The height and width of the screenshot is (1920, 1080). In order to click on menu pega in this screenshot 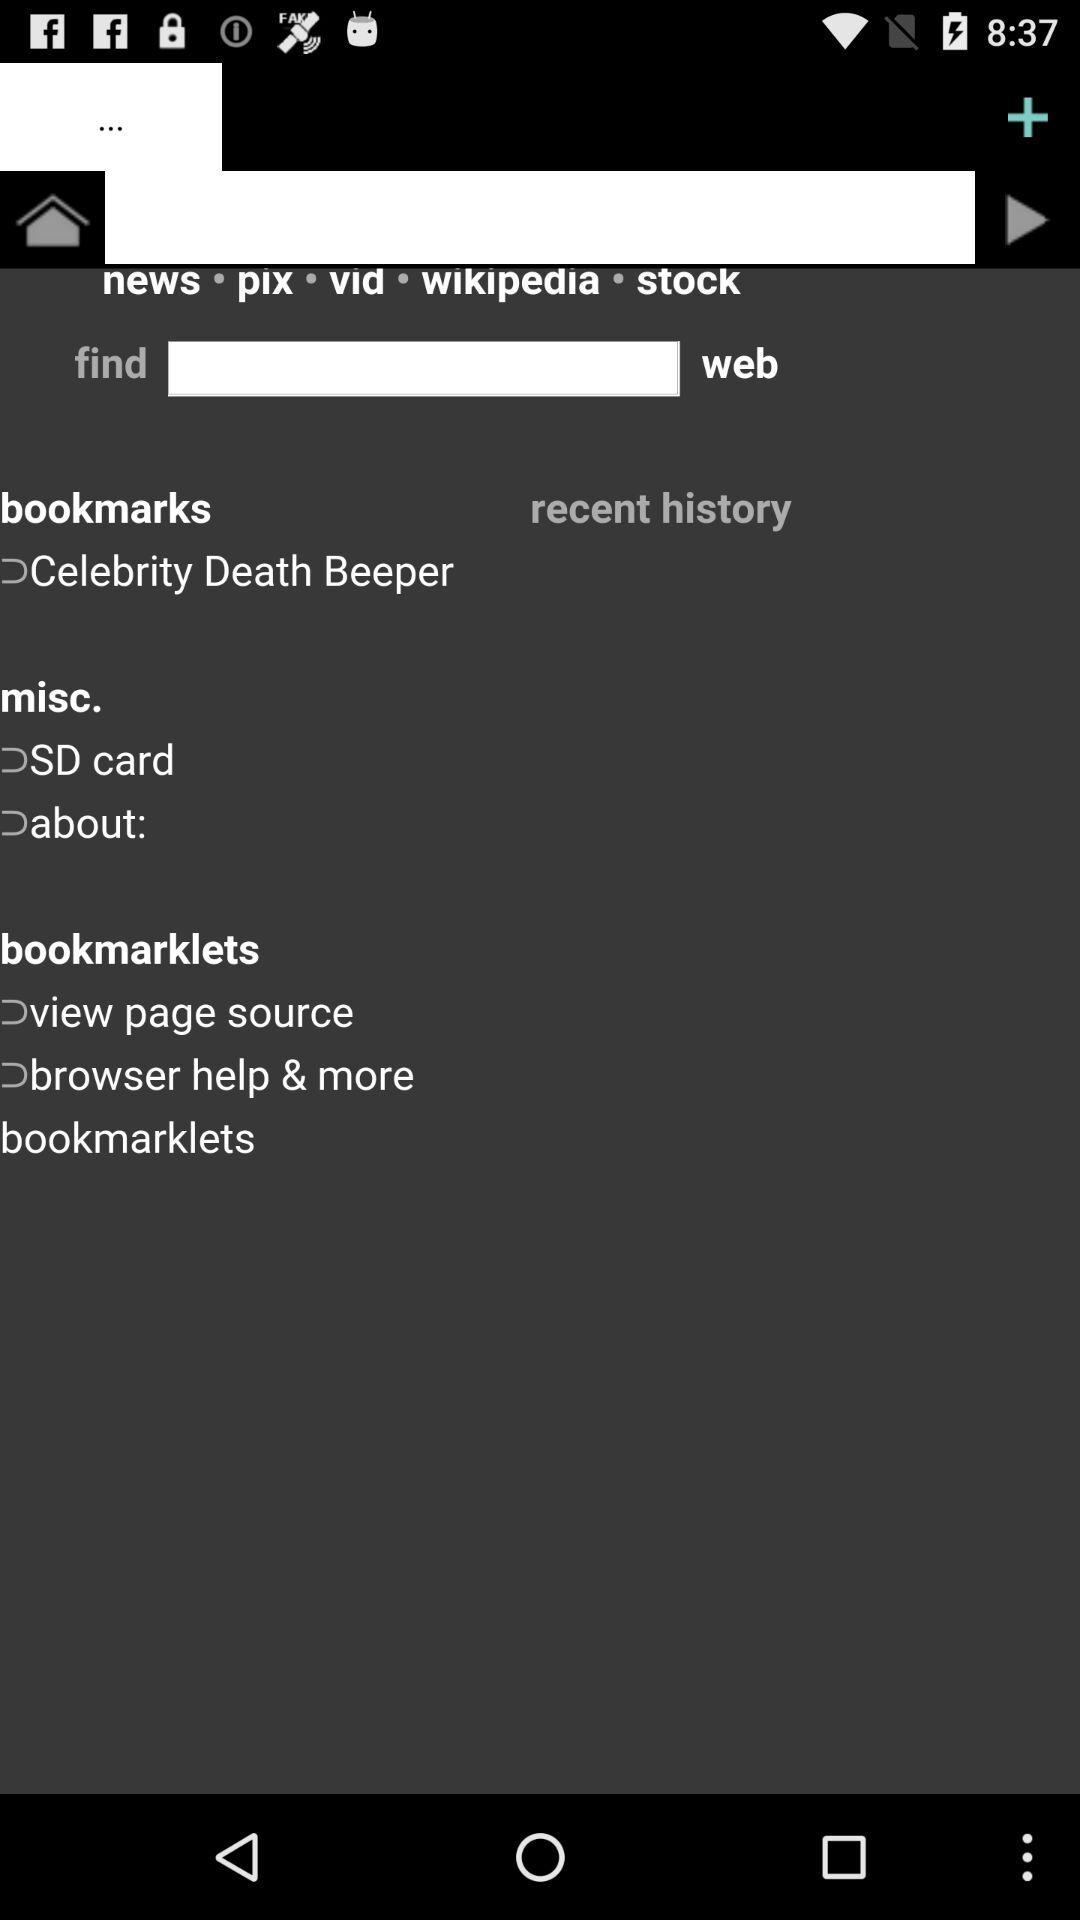, I will do `click(1027, 115)`.